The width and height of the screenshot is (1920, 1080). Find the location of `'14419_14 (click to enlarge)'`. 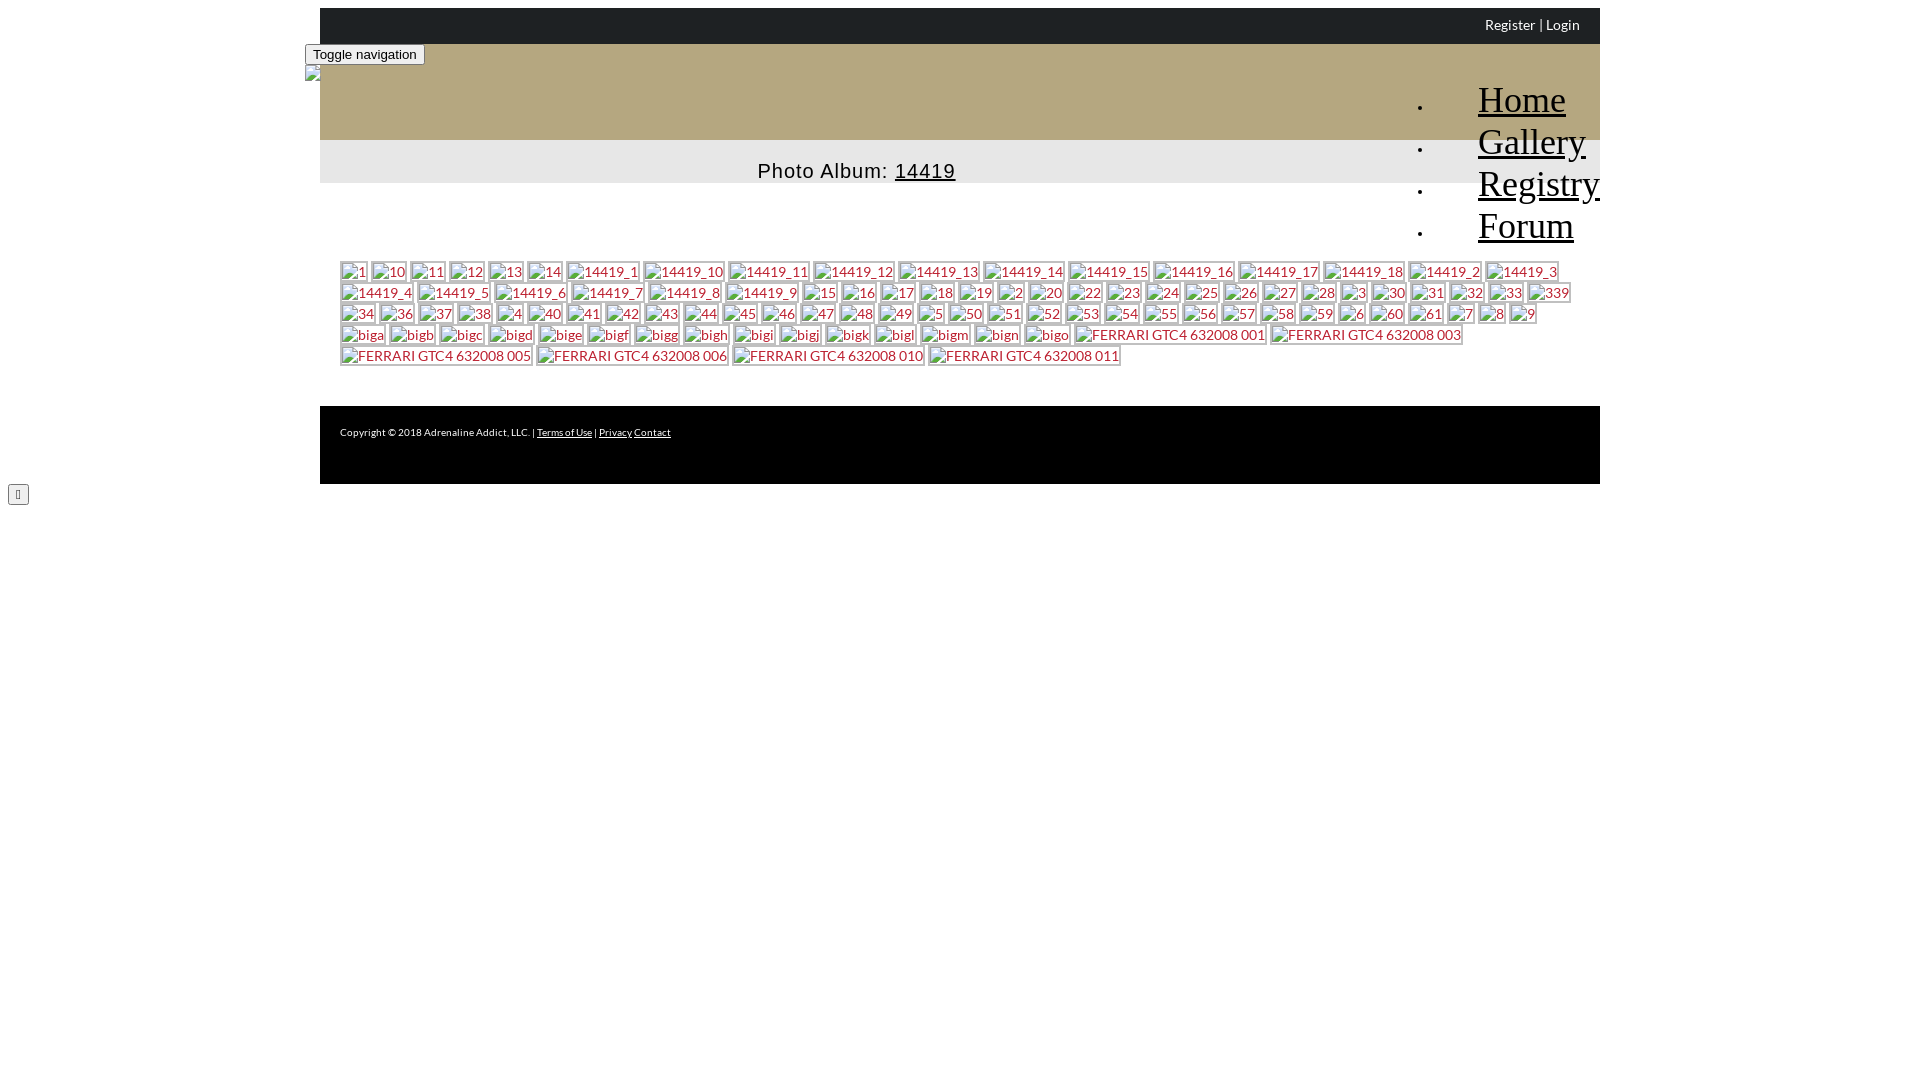

'14419_14 (click to enlarge)' is located at coordinates (983, 271).